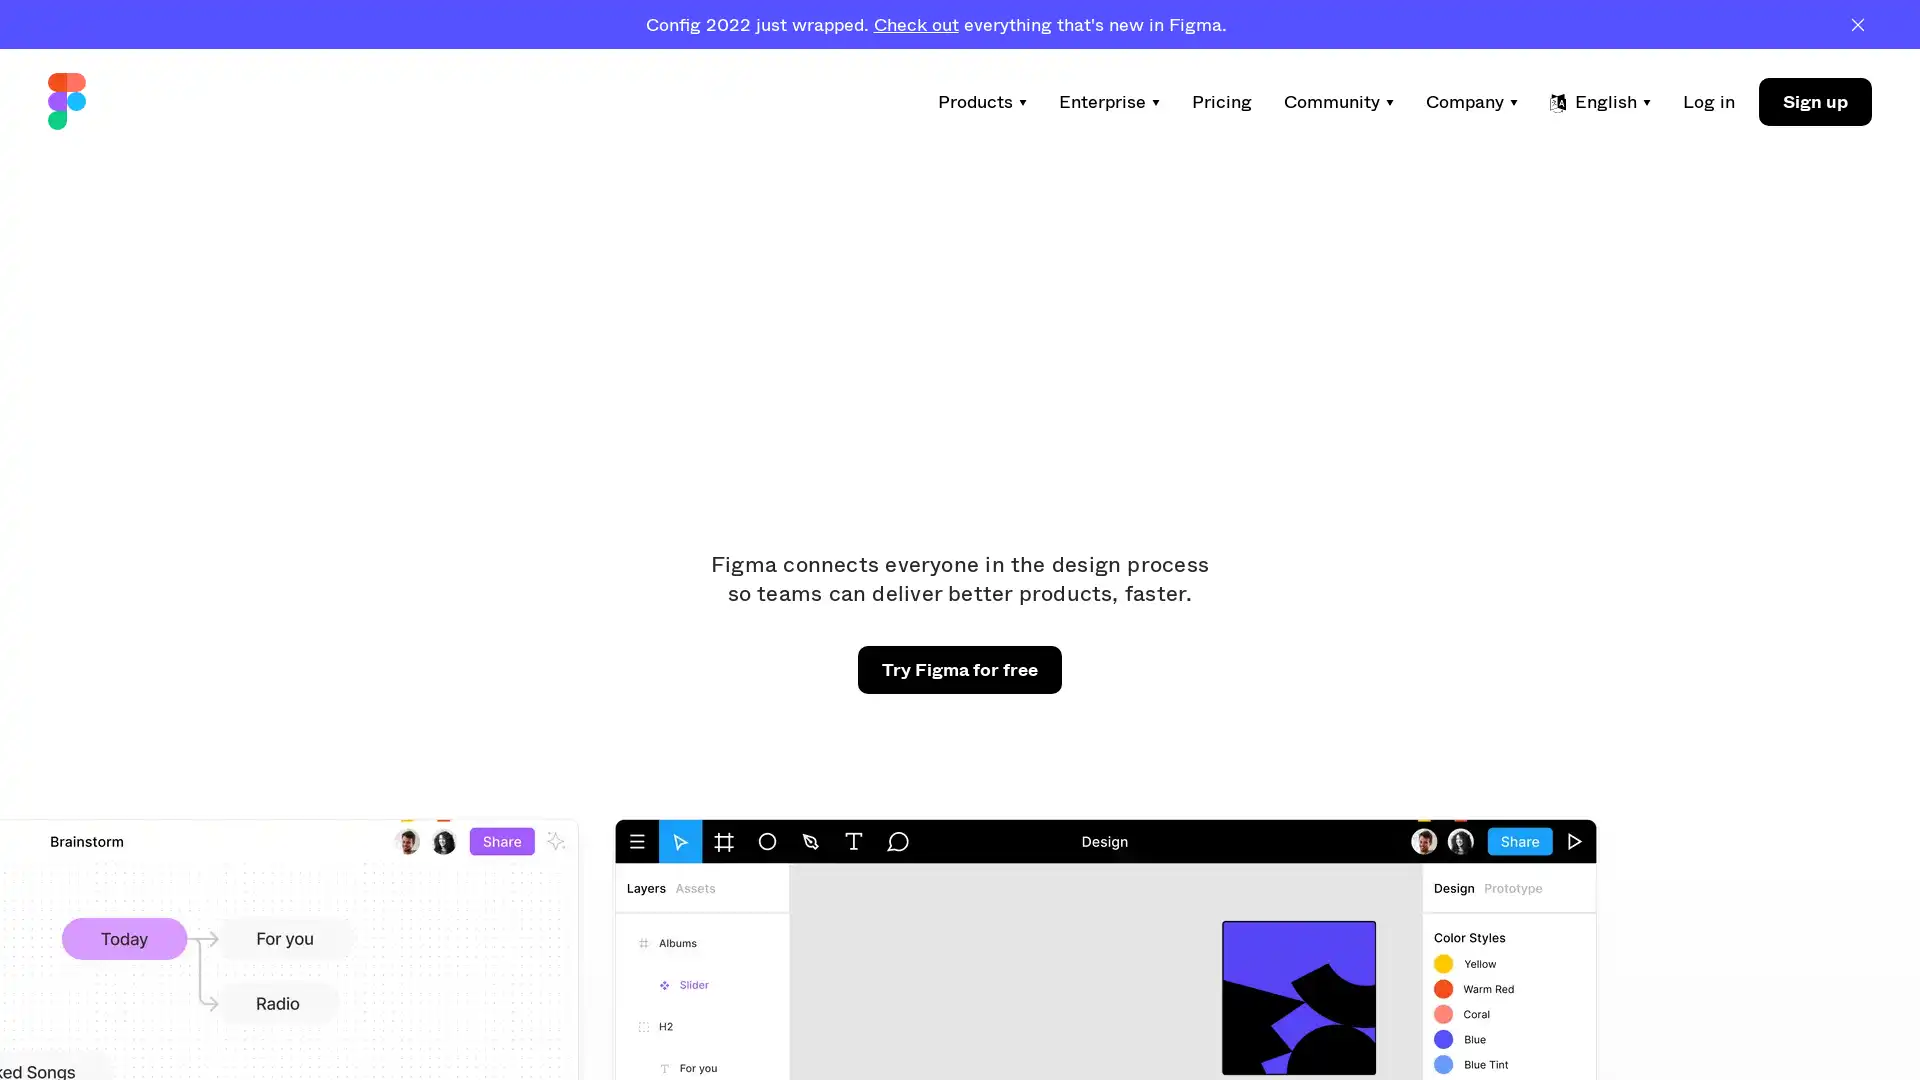 This screenshot has height=1080, width=1920. What do you see at coordinates (1707, 101) in the screenshot?
I see `Log in` at bounding box center [1707, 101].